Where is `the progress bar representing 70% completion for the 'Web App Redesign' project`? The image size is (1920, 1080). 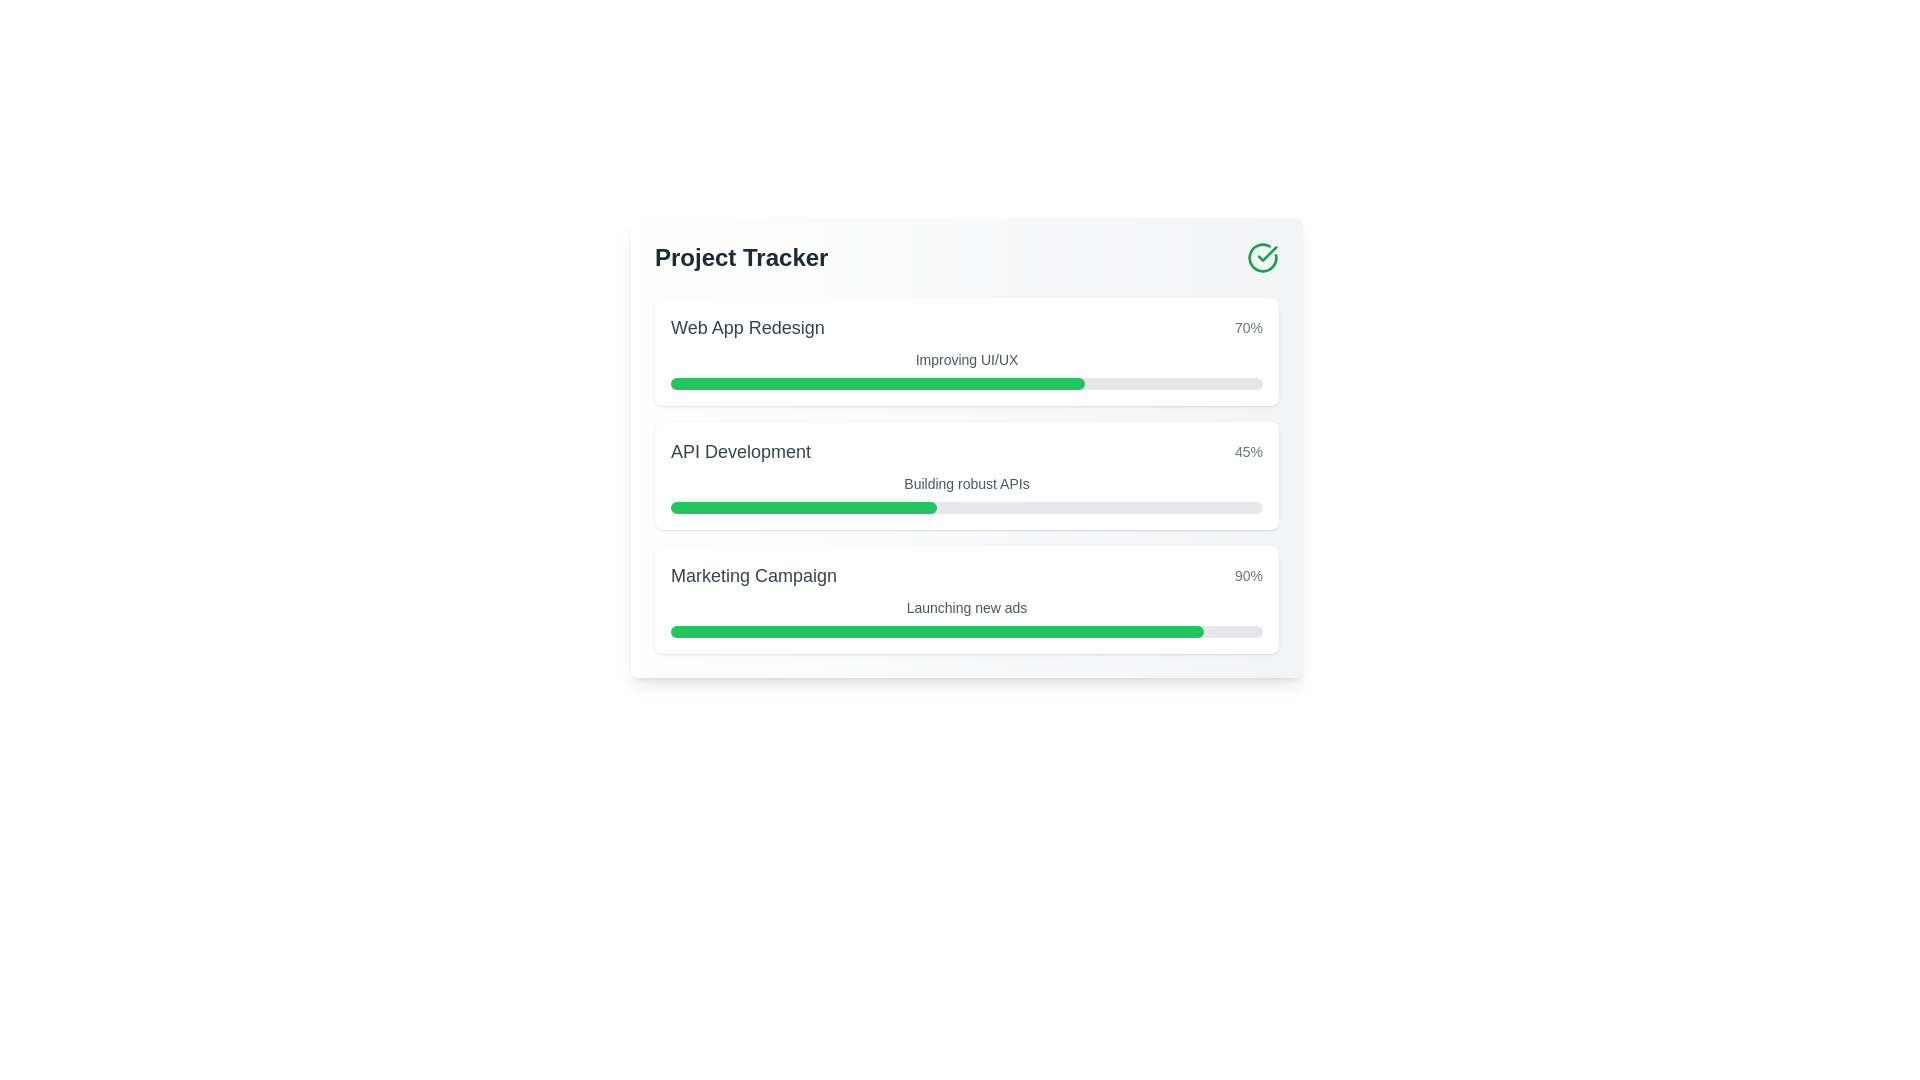 the progress bar representing 70% completion for the 'Web App Redesign' project is located at coordinates (966, 384).